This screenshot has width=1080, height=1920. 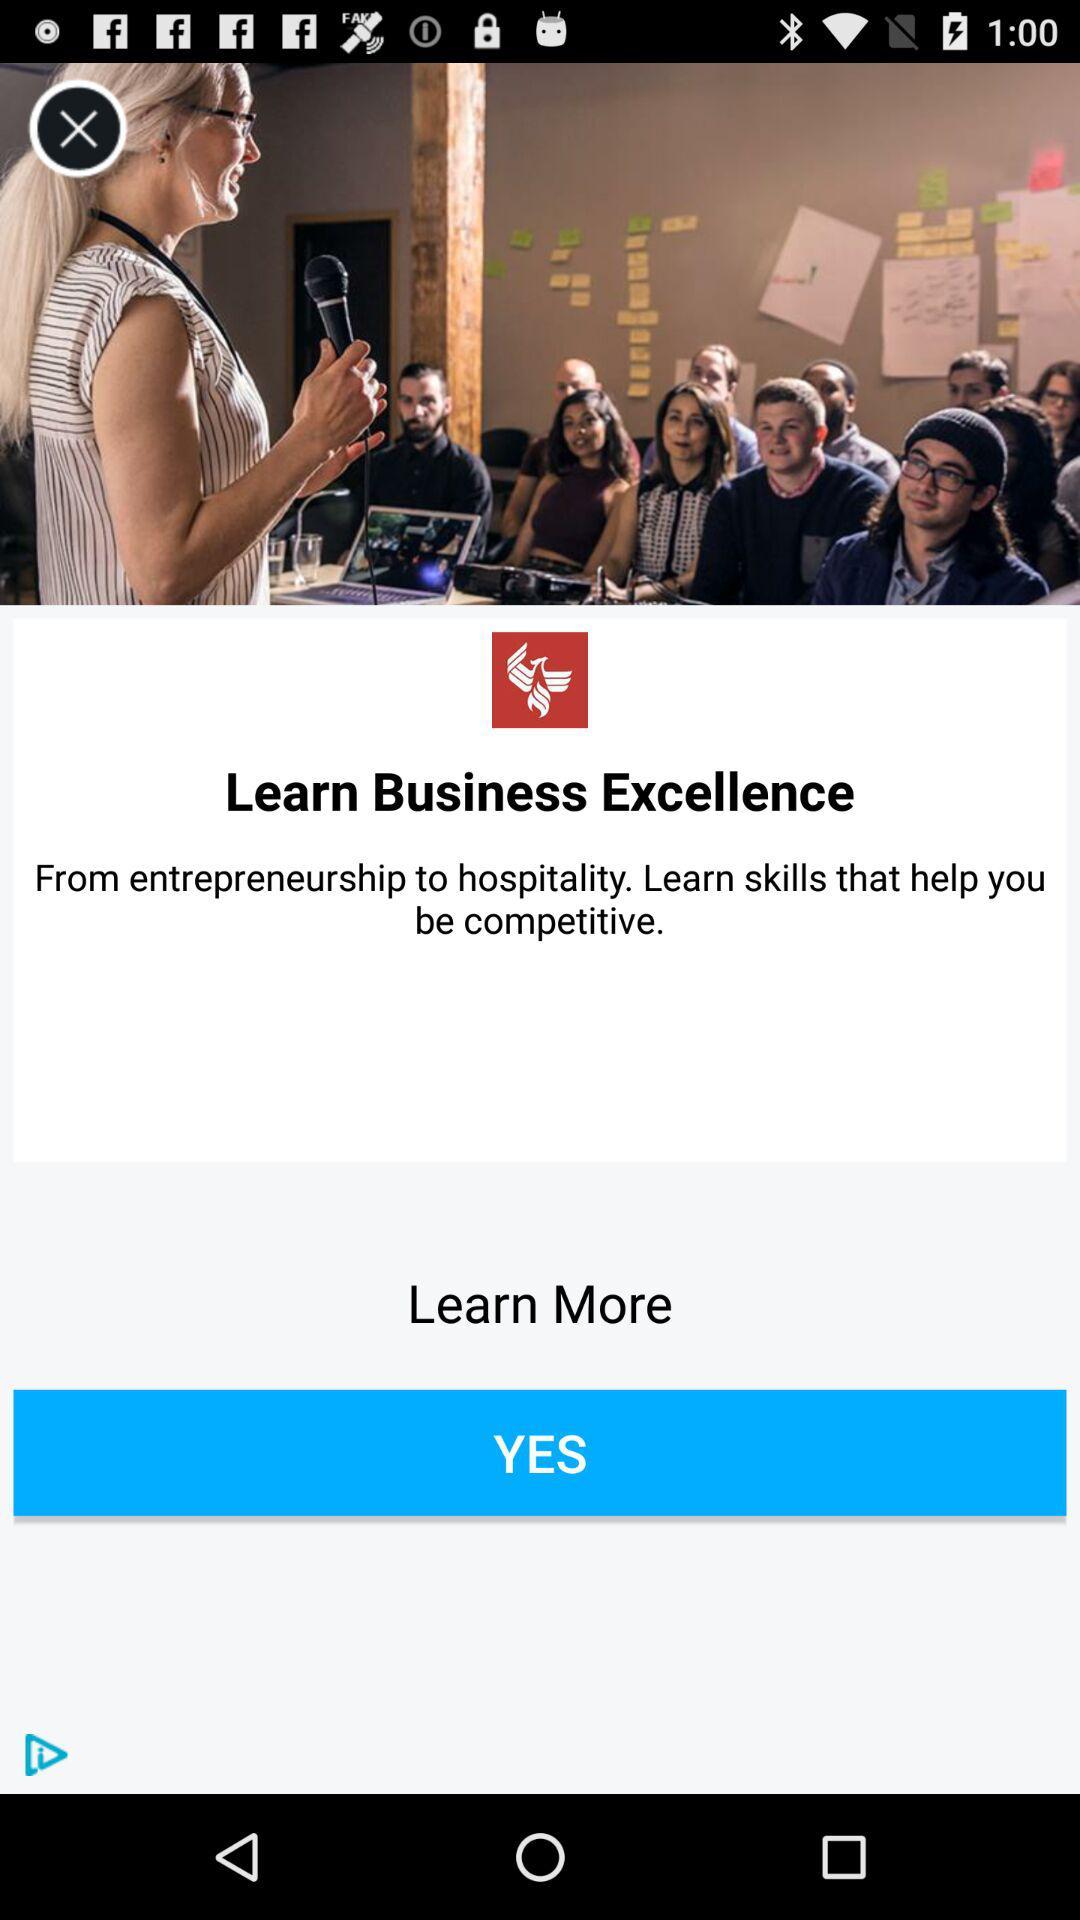 What do you see at coordinates (540, 1452) in the screenshot?
I see `yes` at bounding box center [540, 1452].